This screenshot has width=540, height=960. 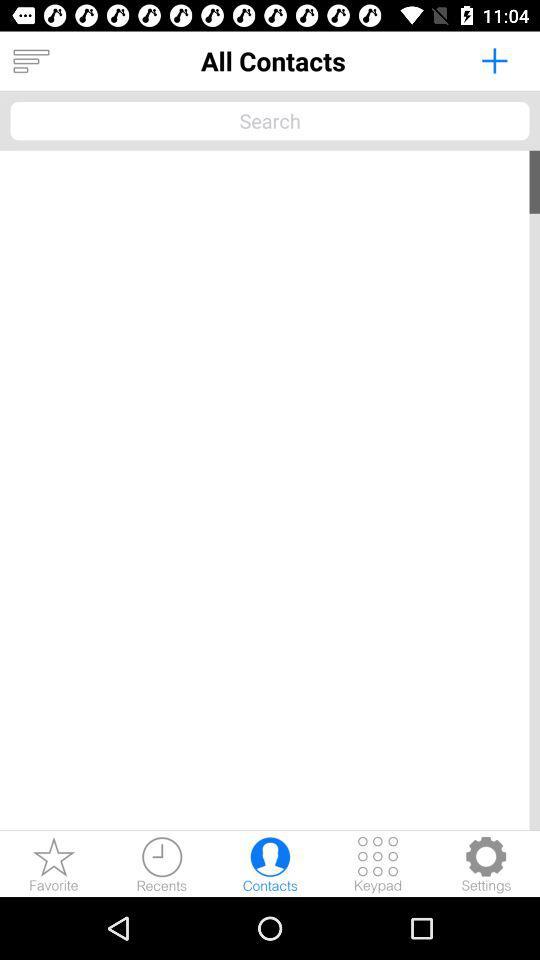 I want to click on look at favorites, so click(x=54, y=863).